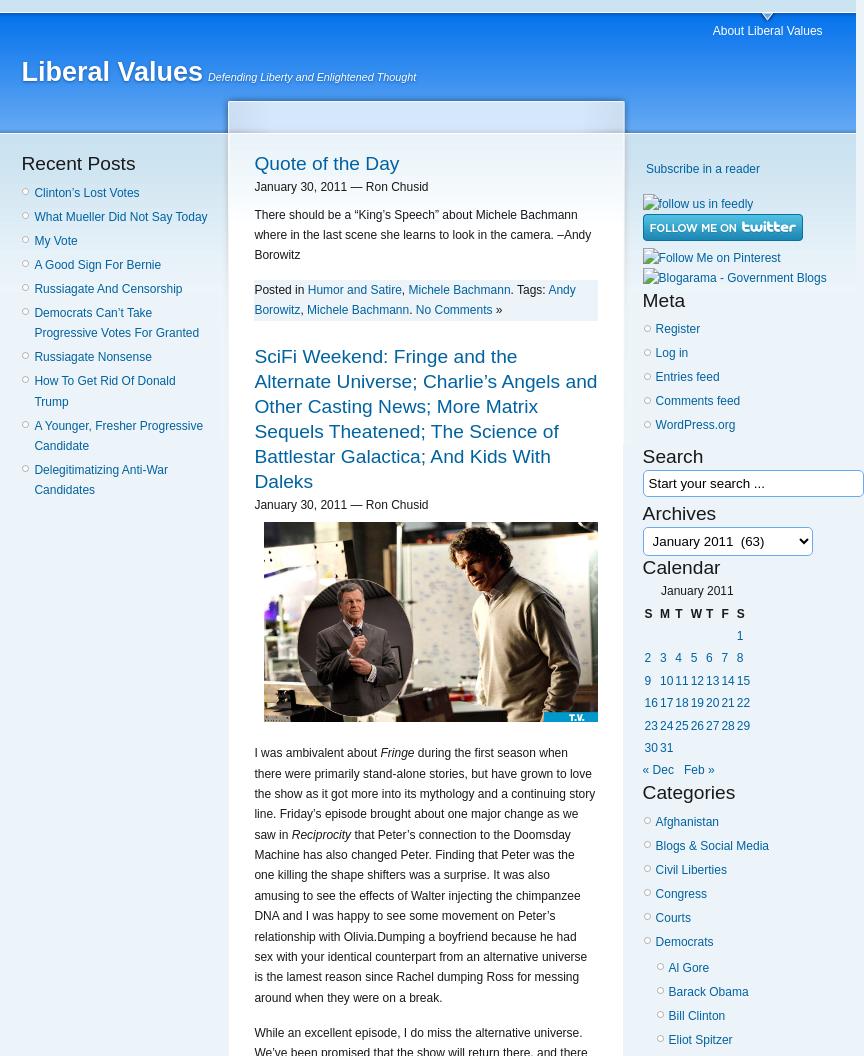 The height and width of the screenshot is (1056, 864). I want to click on '20', so click(712, 702).